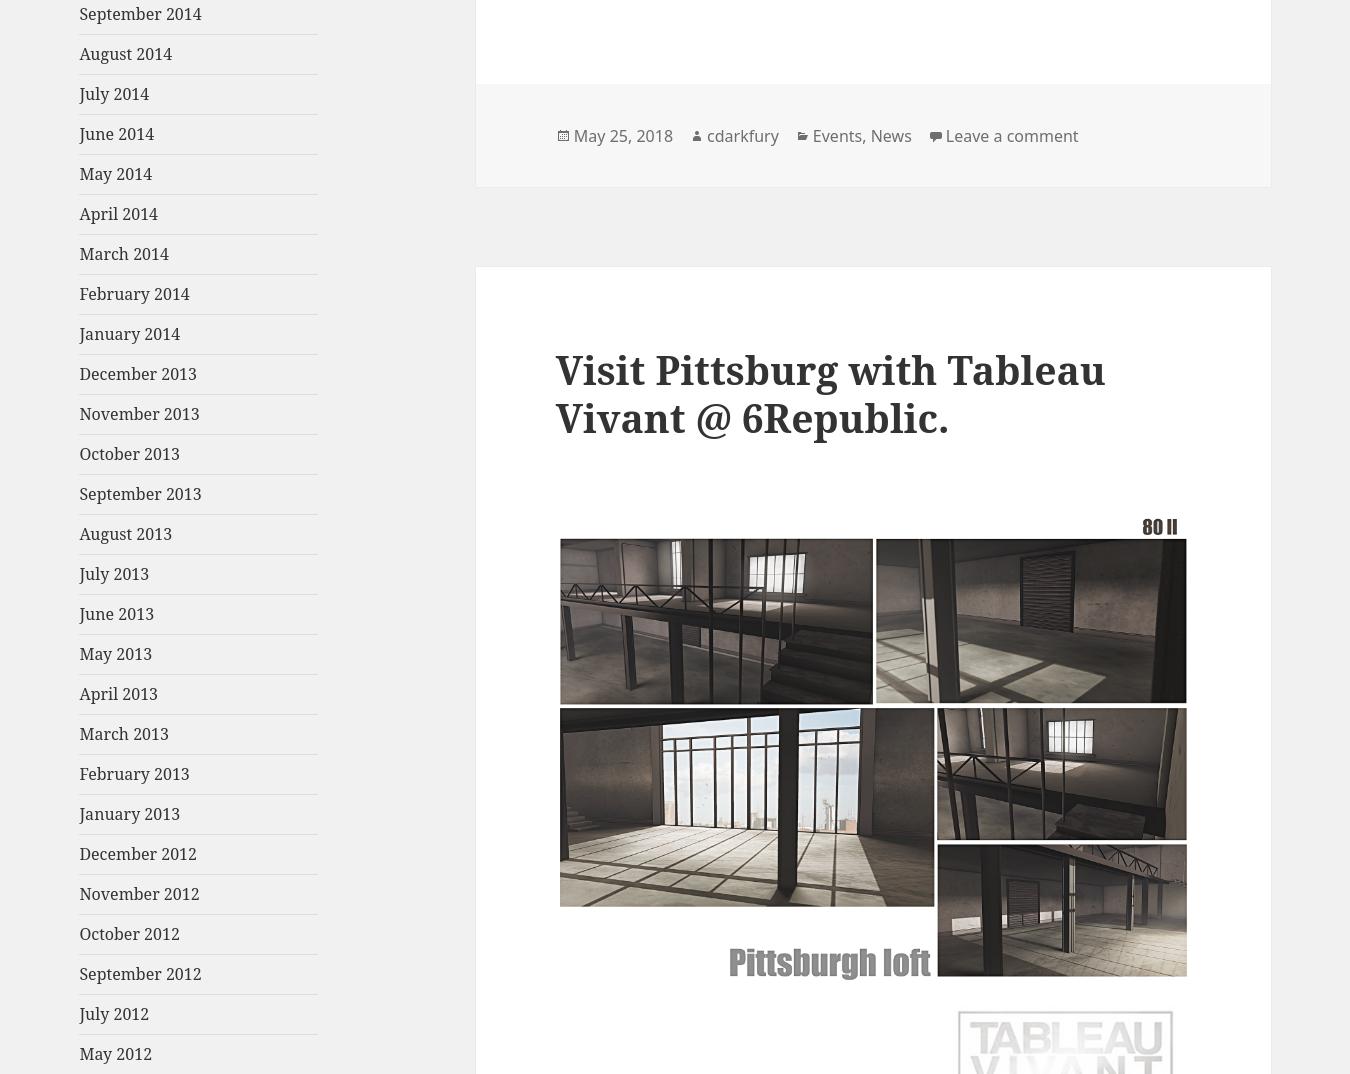 The width and height of the screenshot is (1350, 1074). I want to click on 'June 2013', so click(116, 614).